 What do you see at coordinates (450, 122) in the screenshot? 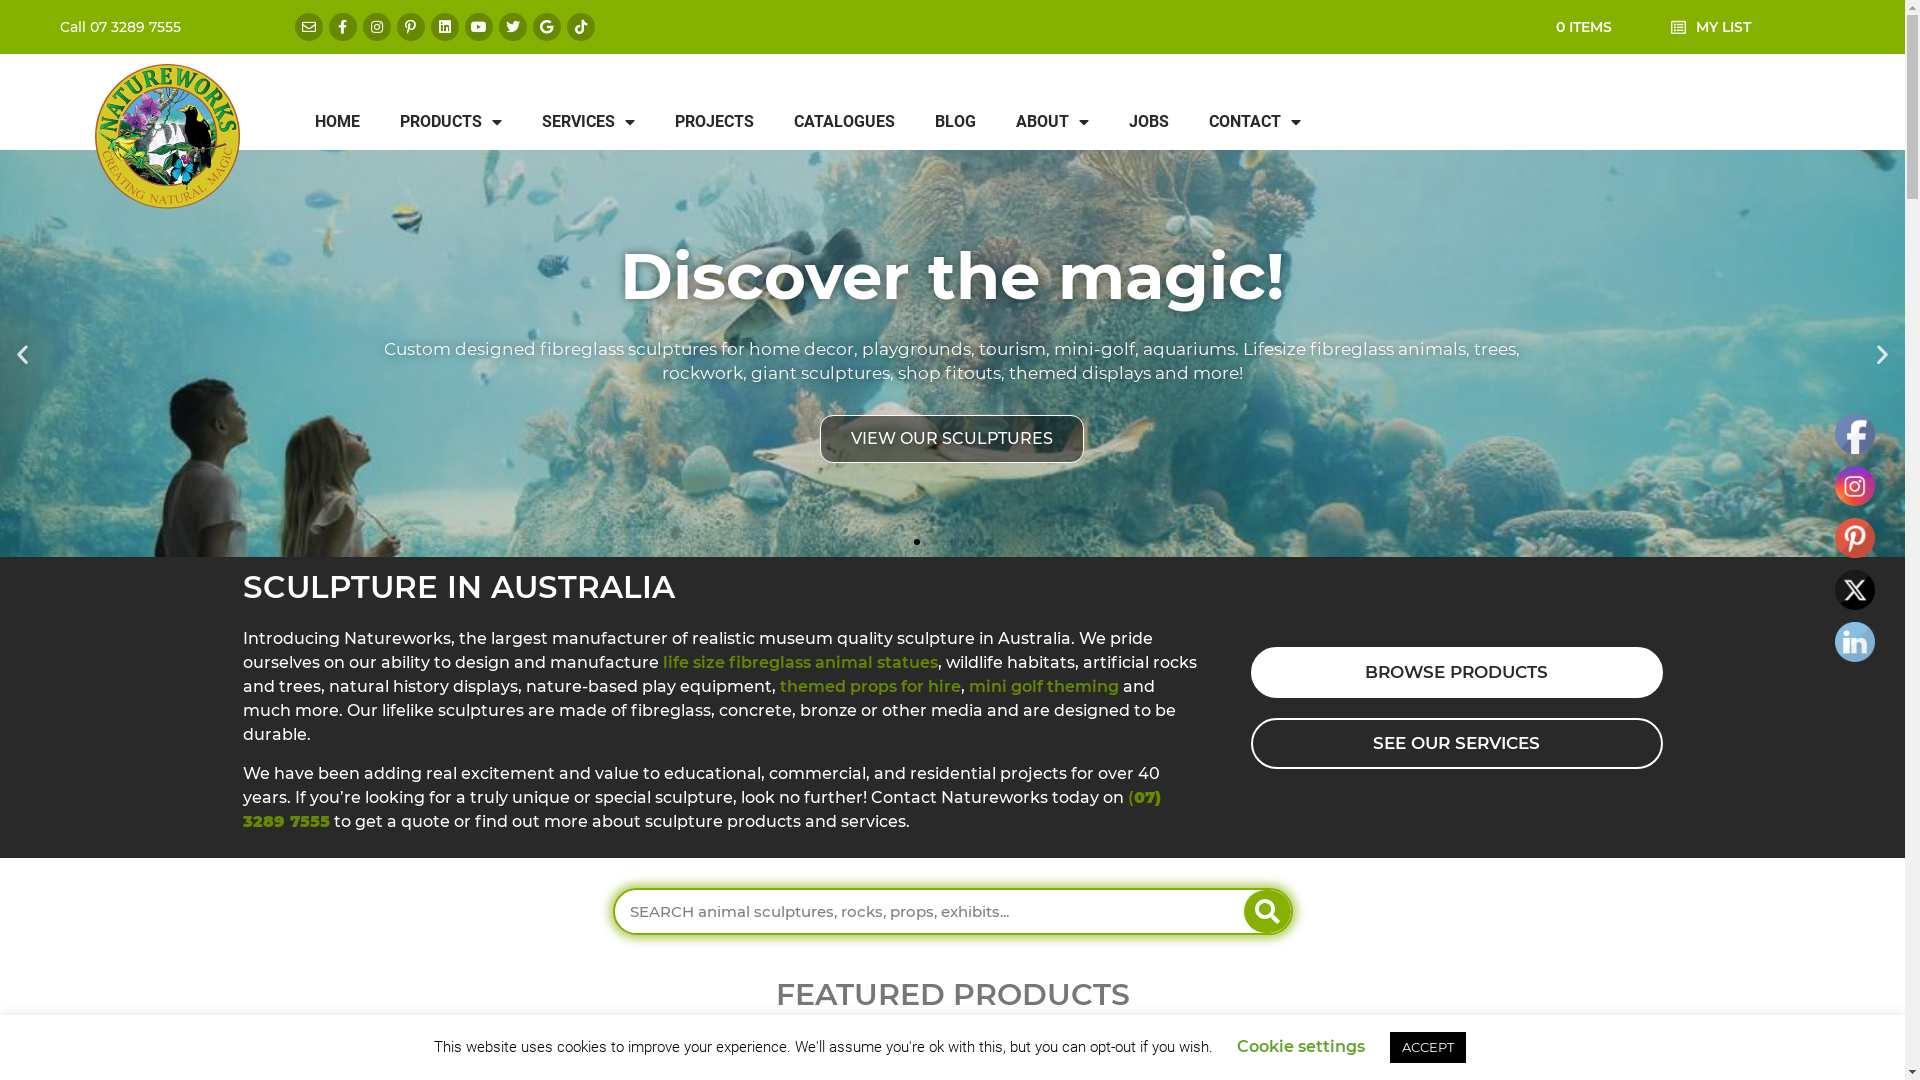
I see `'PRODUCTS'` at bounding box center [450, 122].